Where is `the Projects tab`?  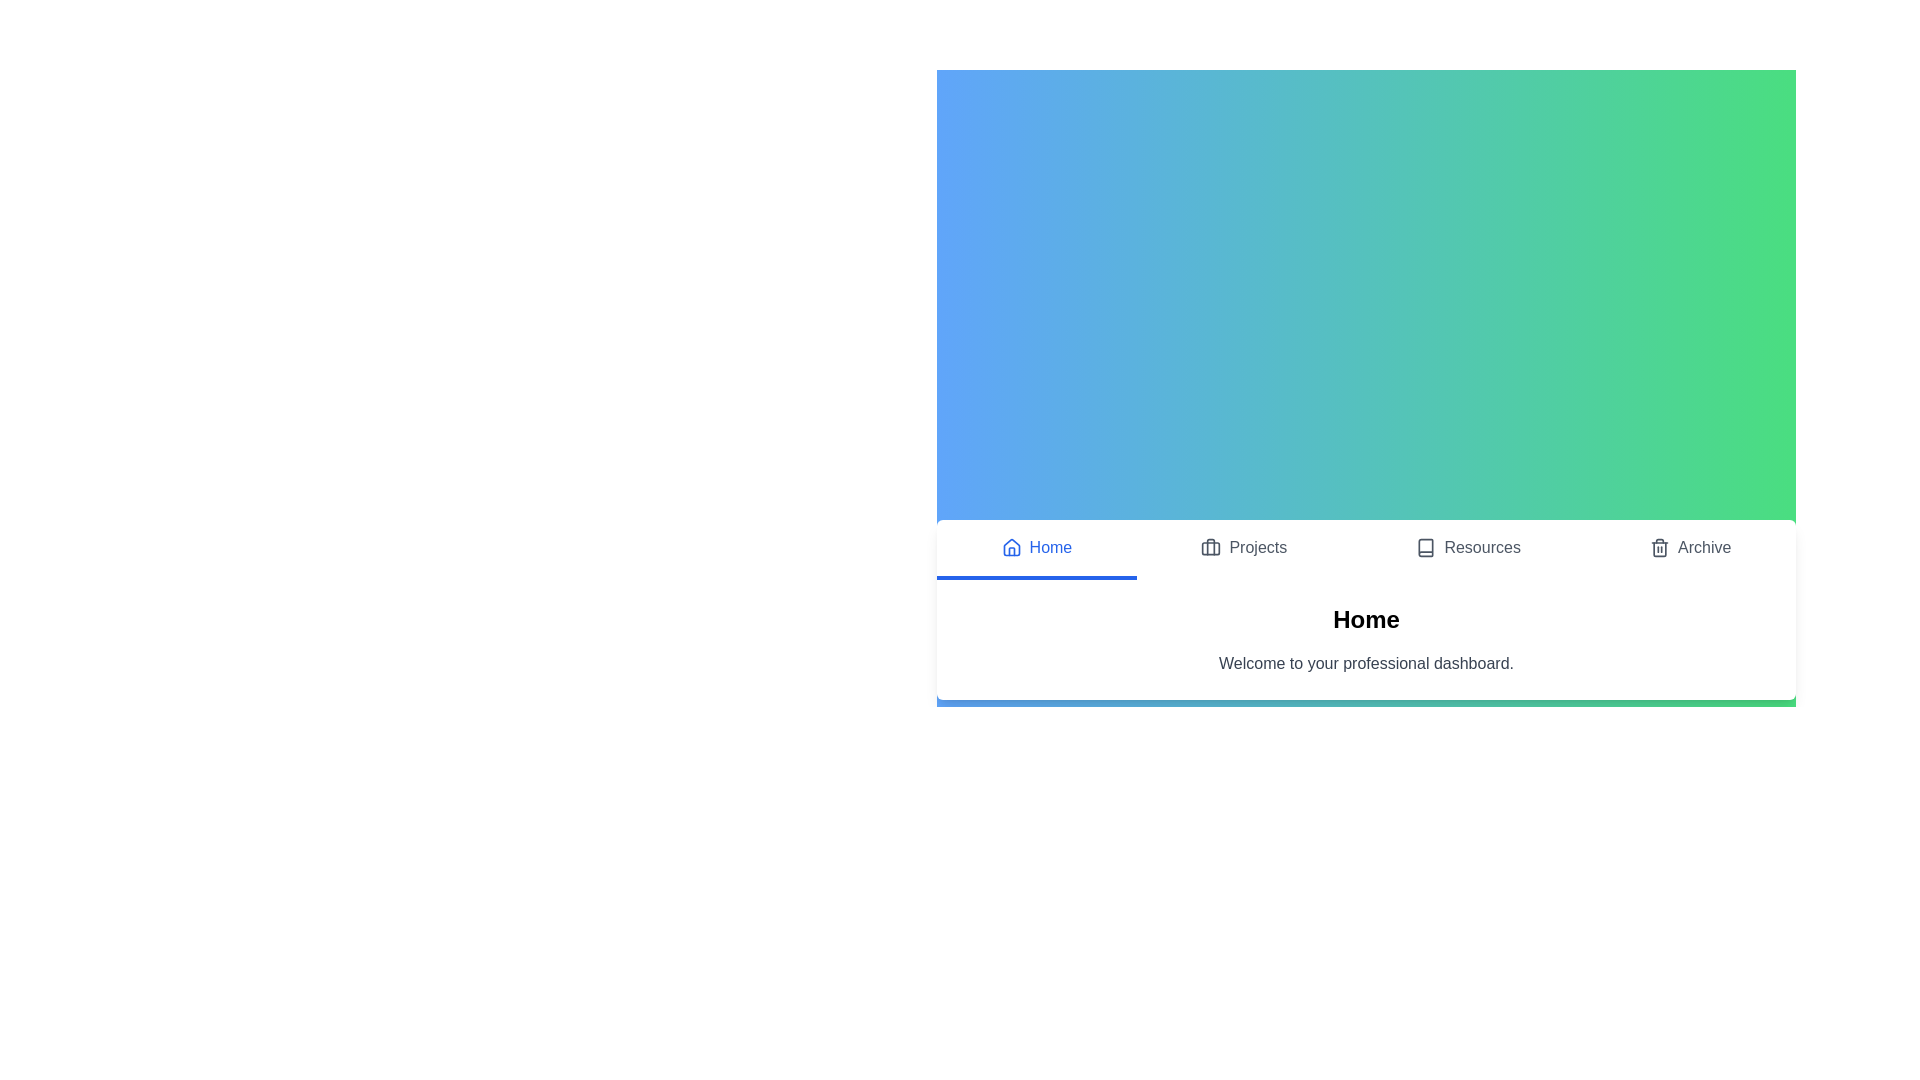
the Projects tab is located at coordinates (1243, 550).